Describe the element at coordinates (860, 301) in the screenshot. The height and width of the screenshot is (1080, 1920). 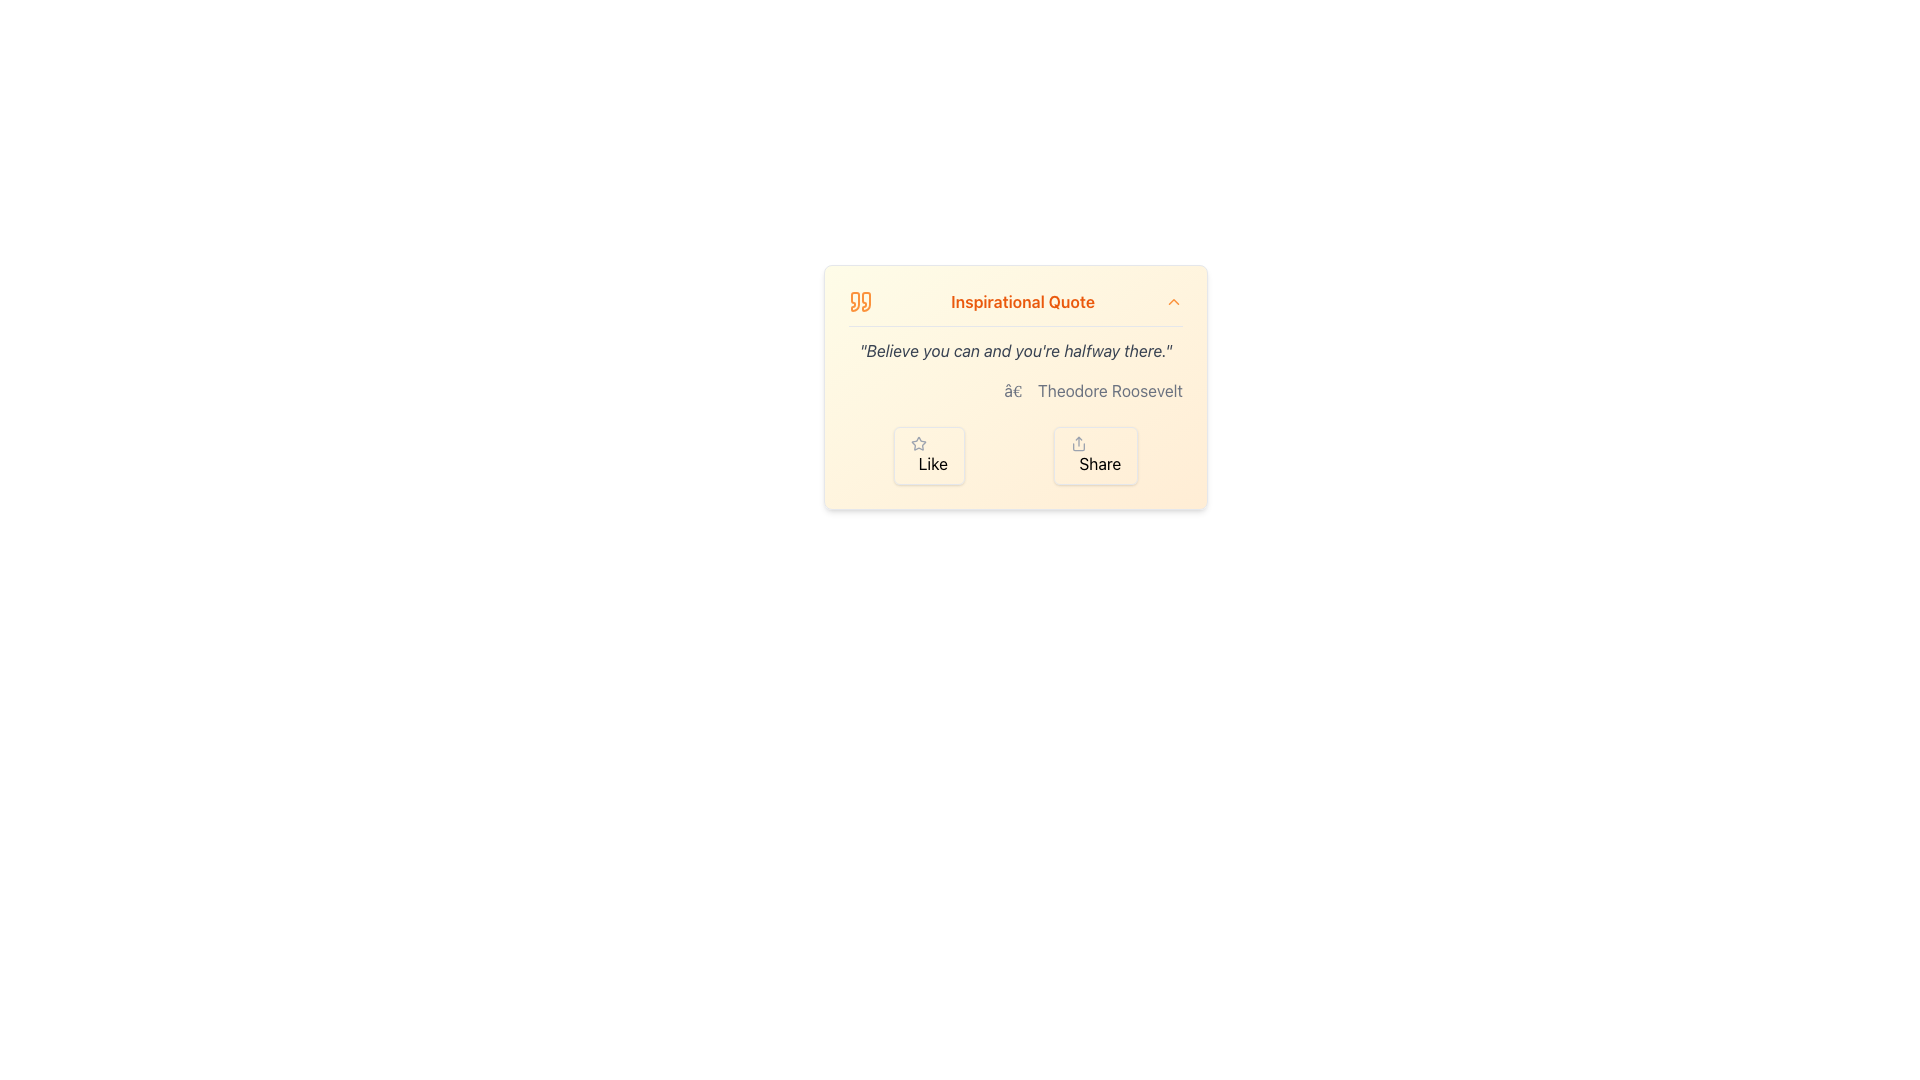
I see `the orange icon resembling quotation marks, which is positioned to the left of the text 'Inspirational Quote'` at that location.